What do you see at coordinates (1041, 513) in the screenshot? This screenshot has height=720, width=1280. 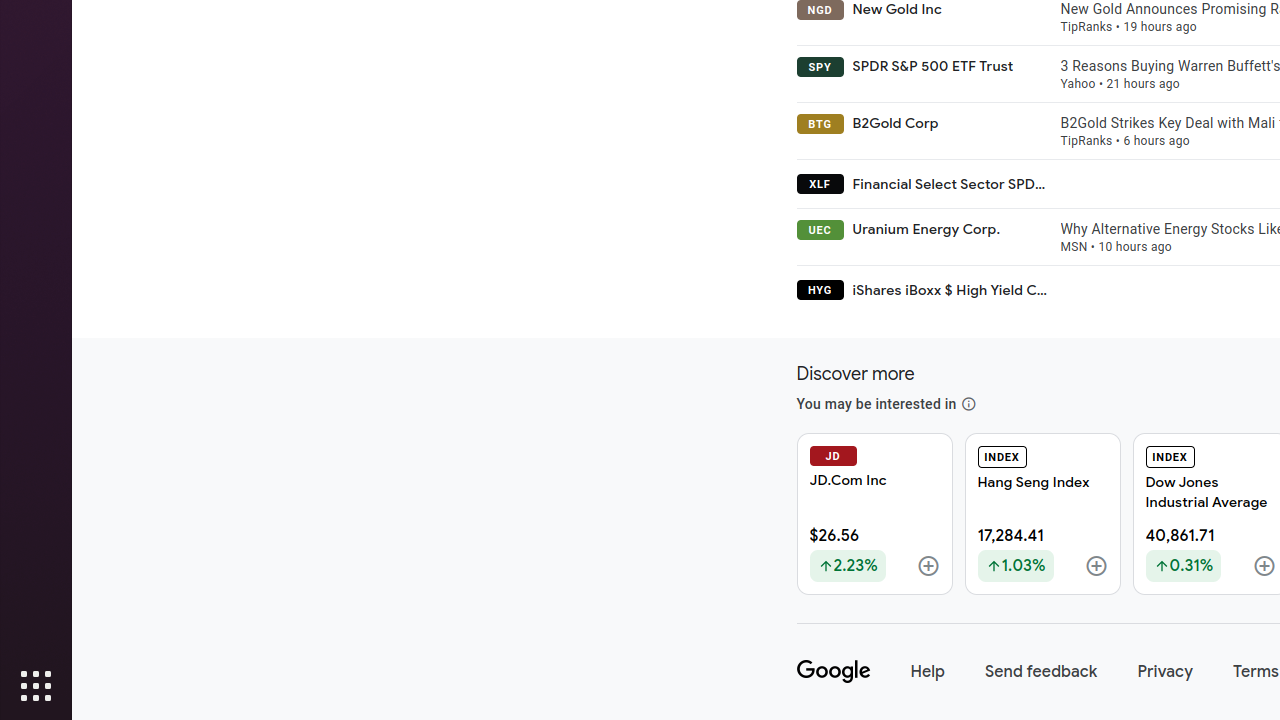 I see `'INDEX Hang Seng Index 17,284.41 Up by 1.03%'` at bounding box center [1041, 513].